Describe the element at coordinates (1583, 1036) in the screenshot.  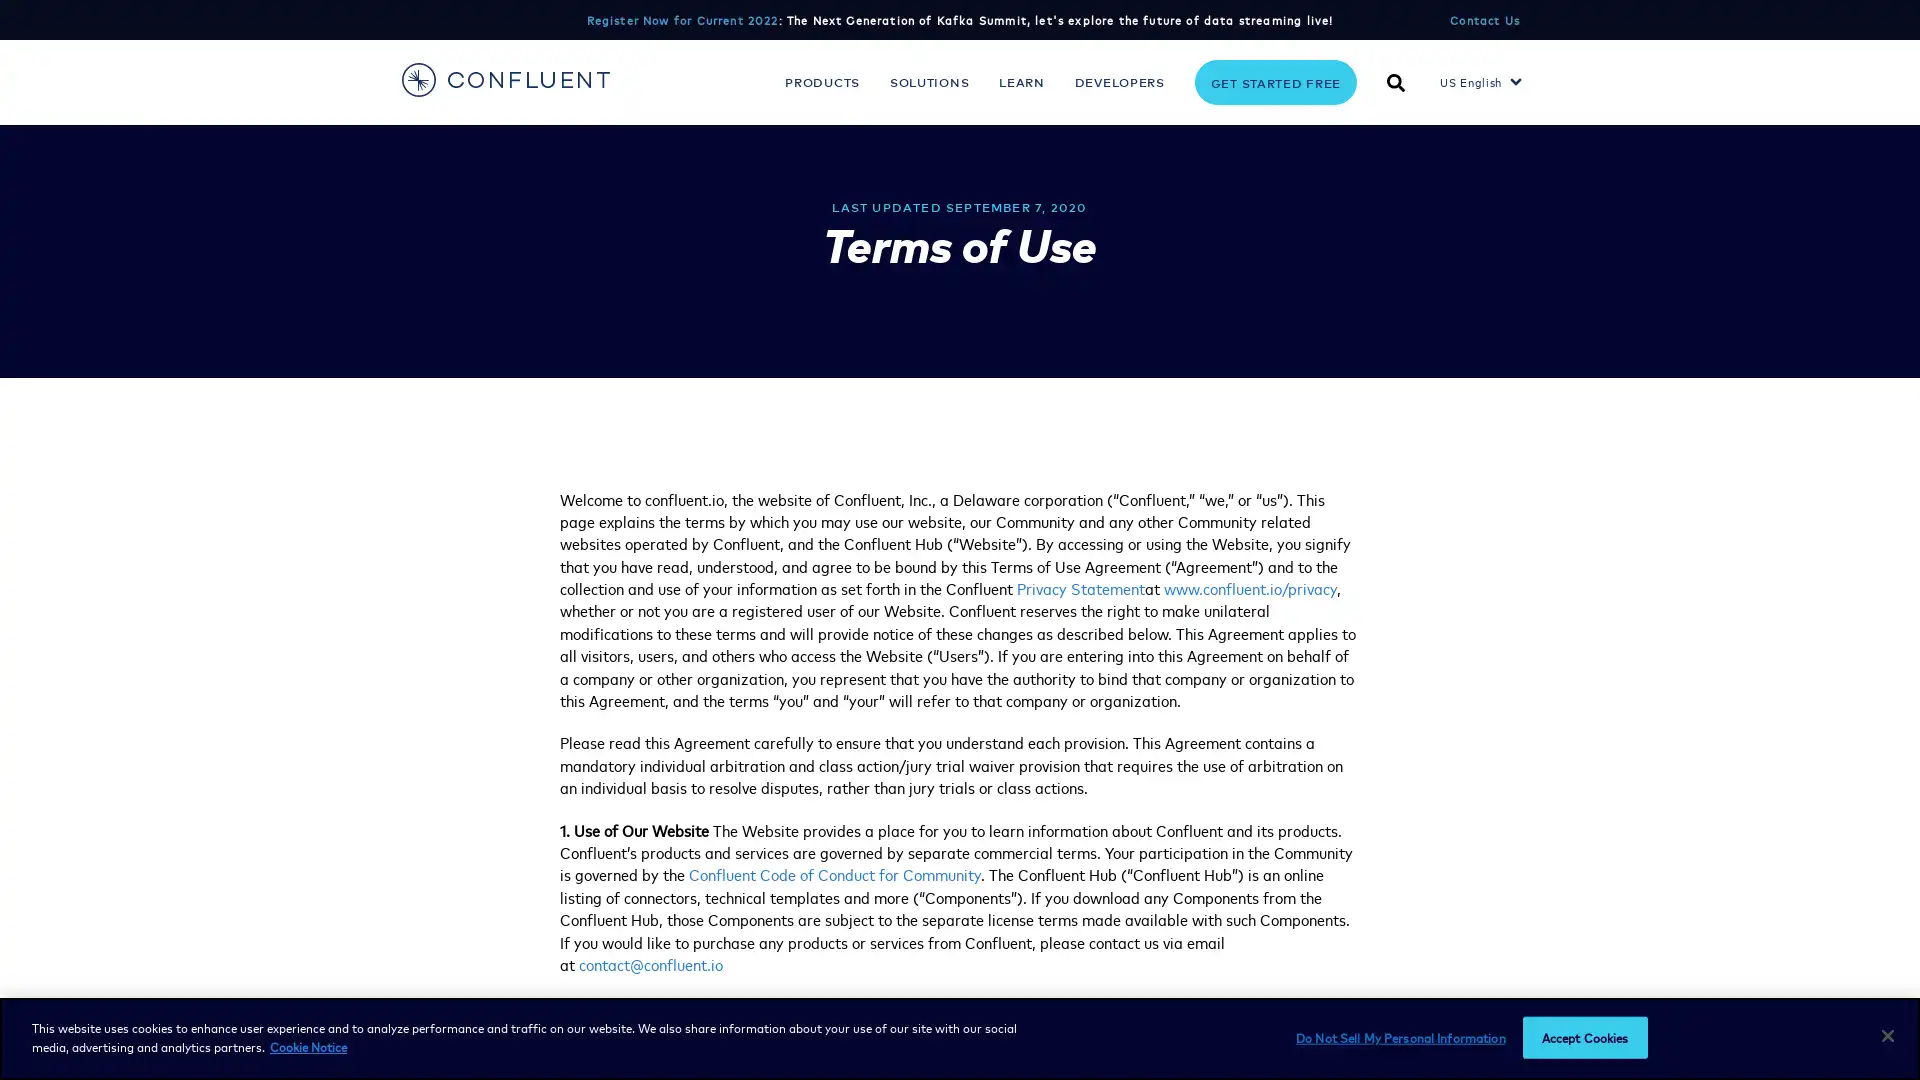
I see `Accept Cookies` at that location.